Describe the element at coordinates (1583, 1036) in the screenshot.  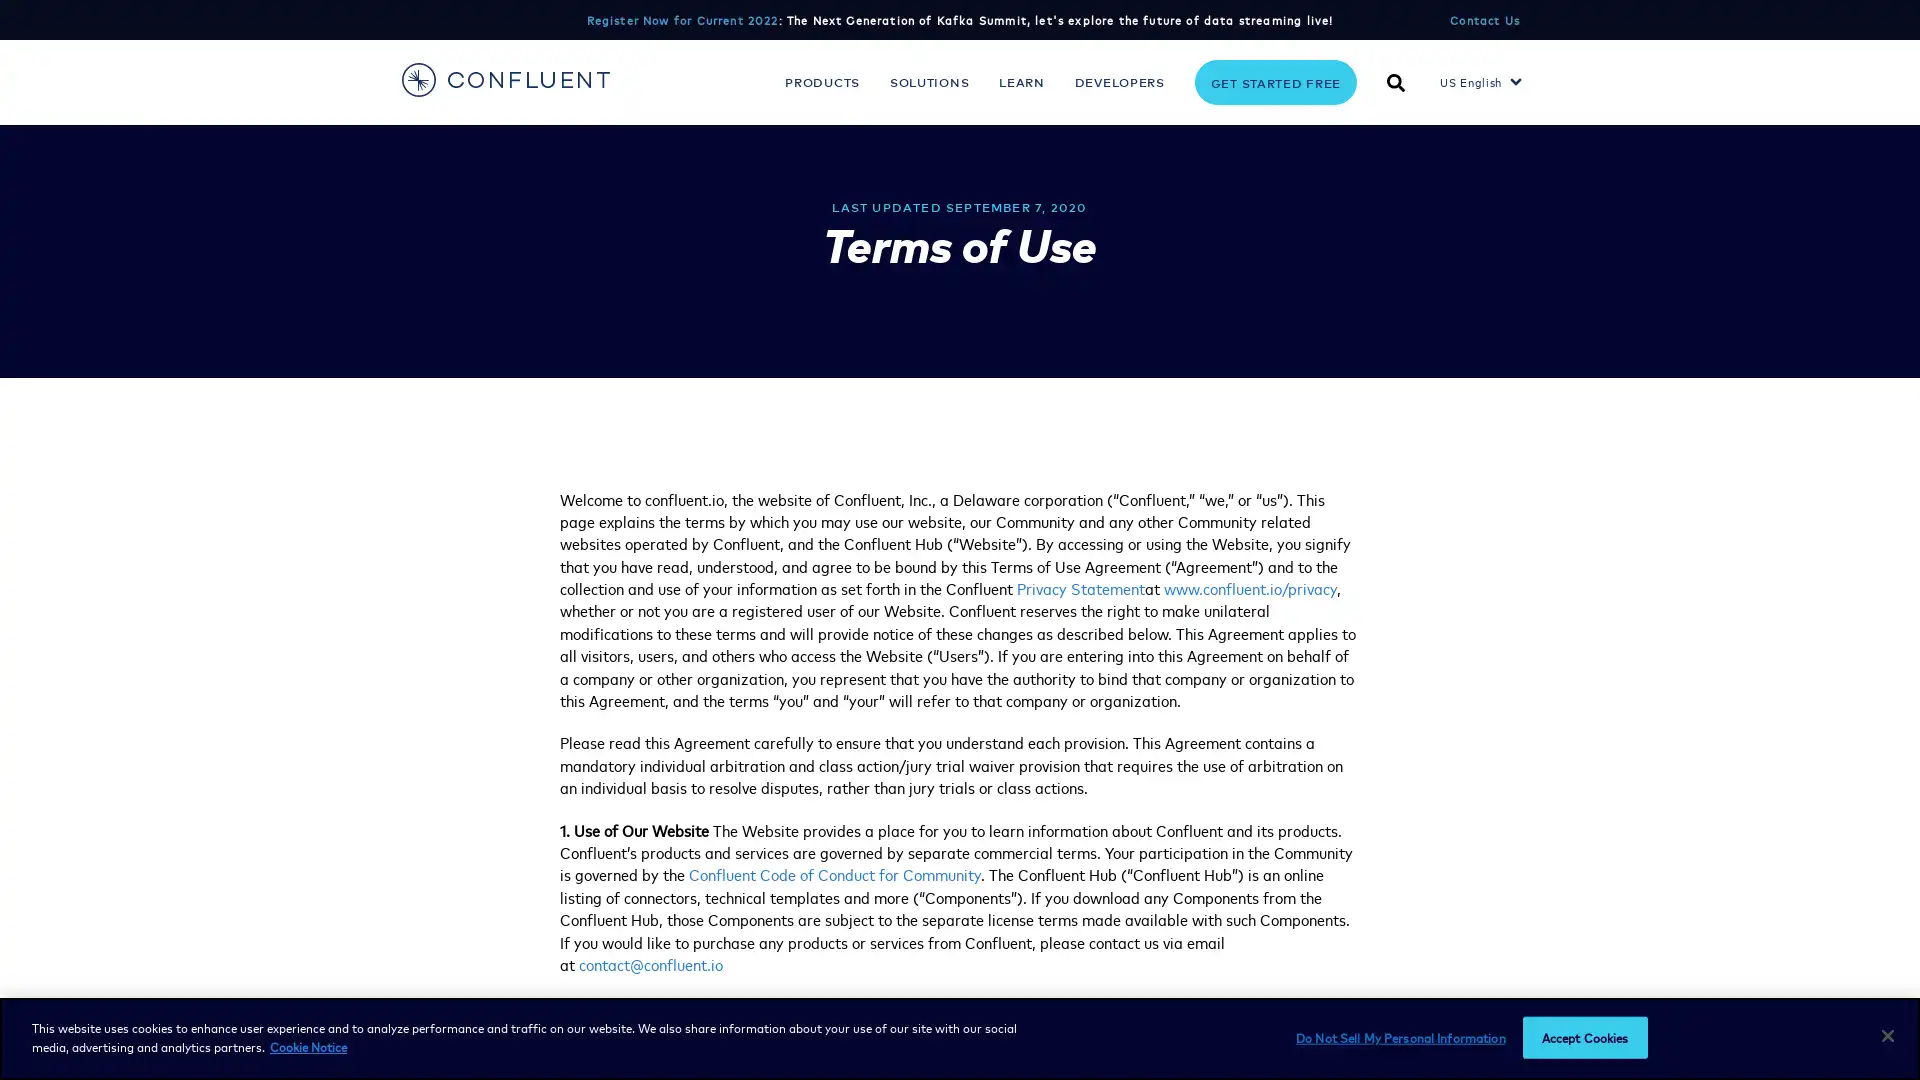
I see `Accept Cookies` at that location.